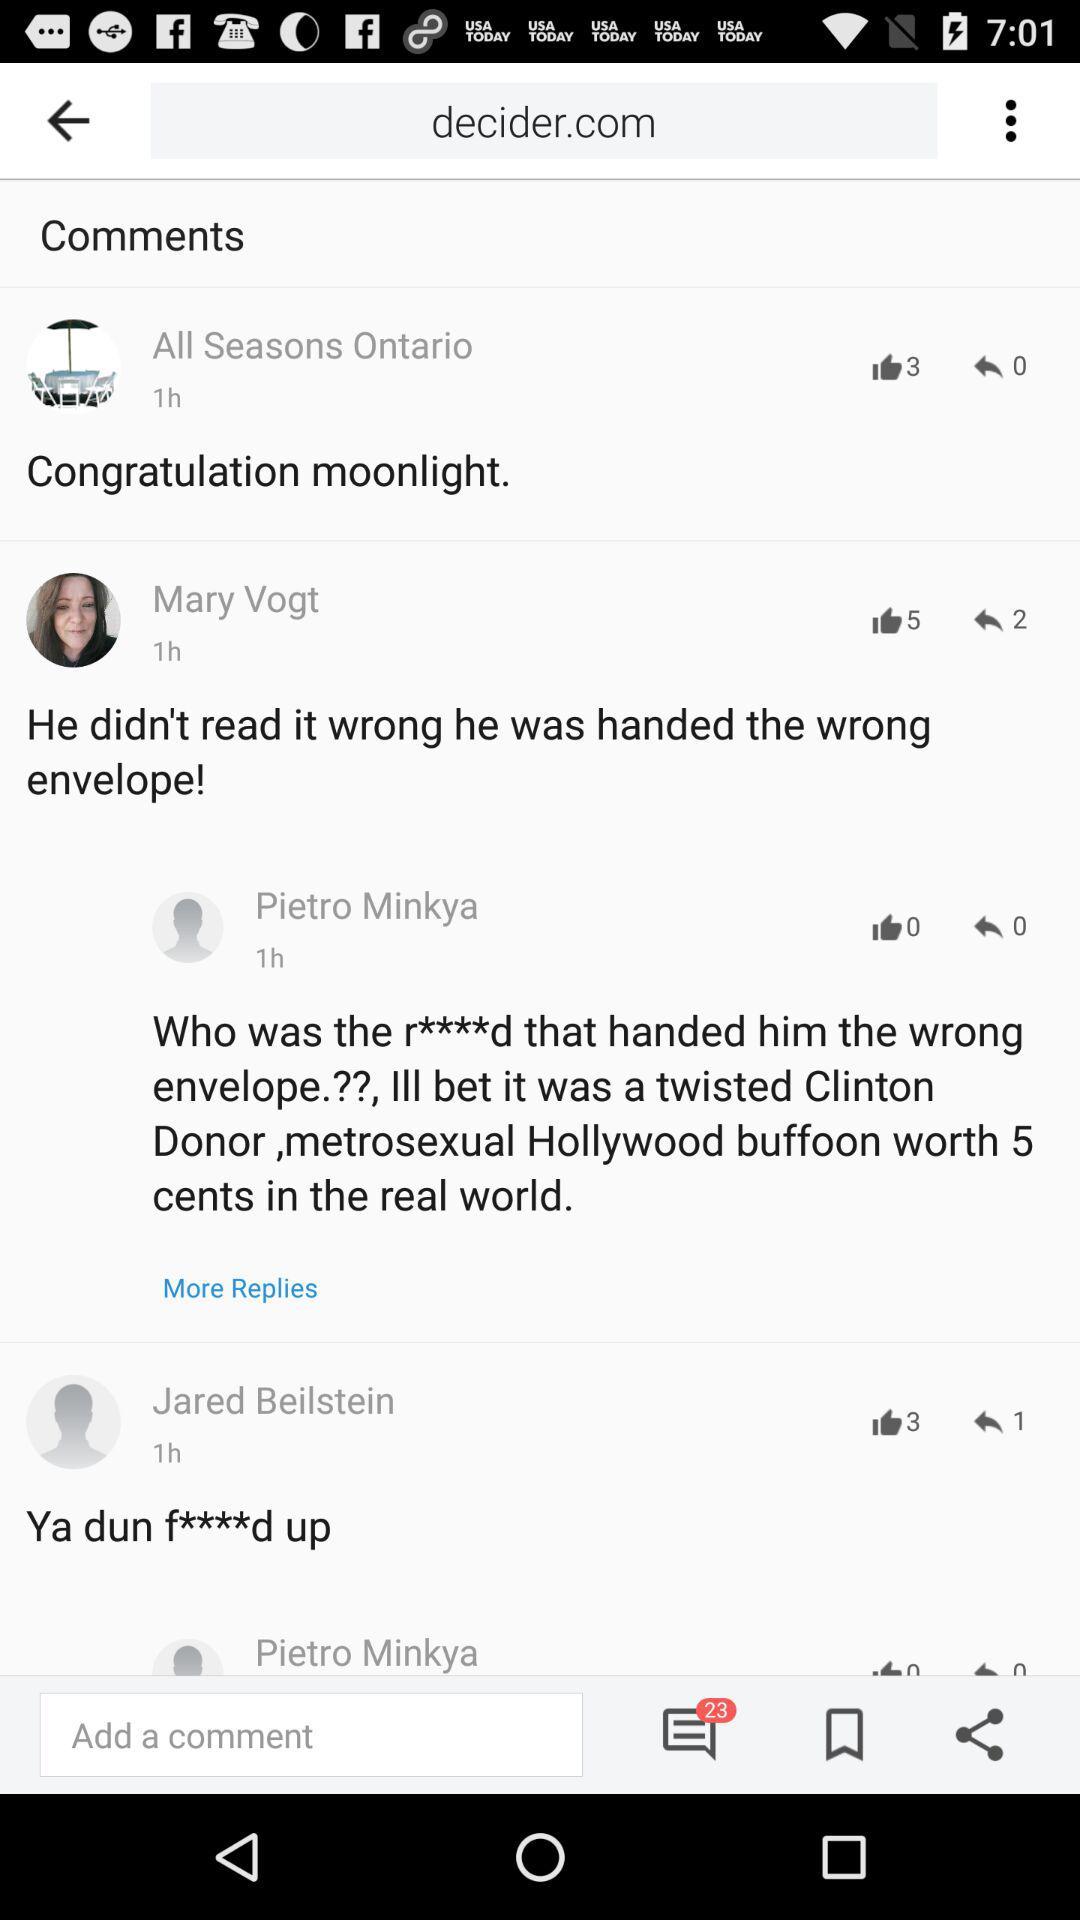  I want to click on the more replies option, so click(239, 1287).